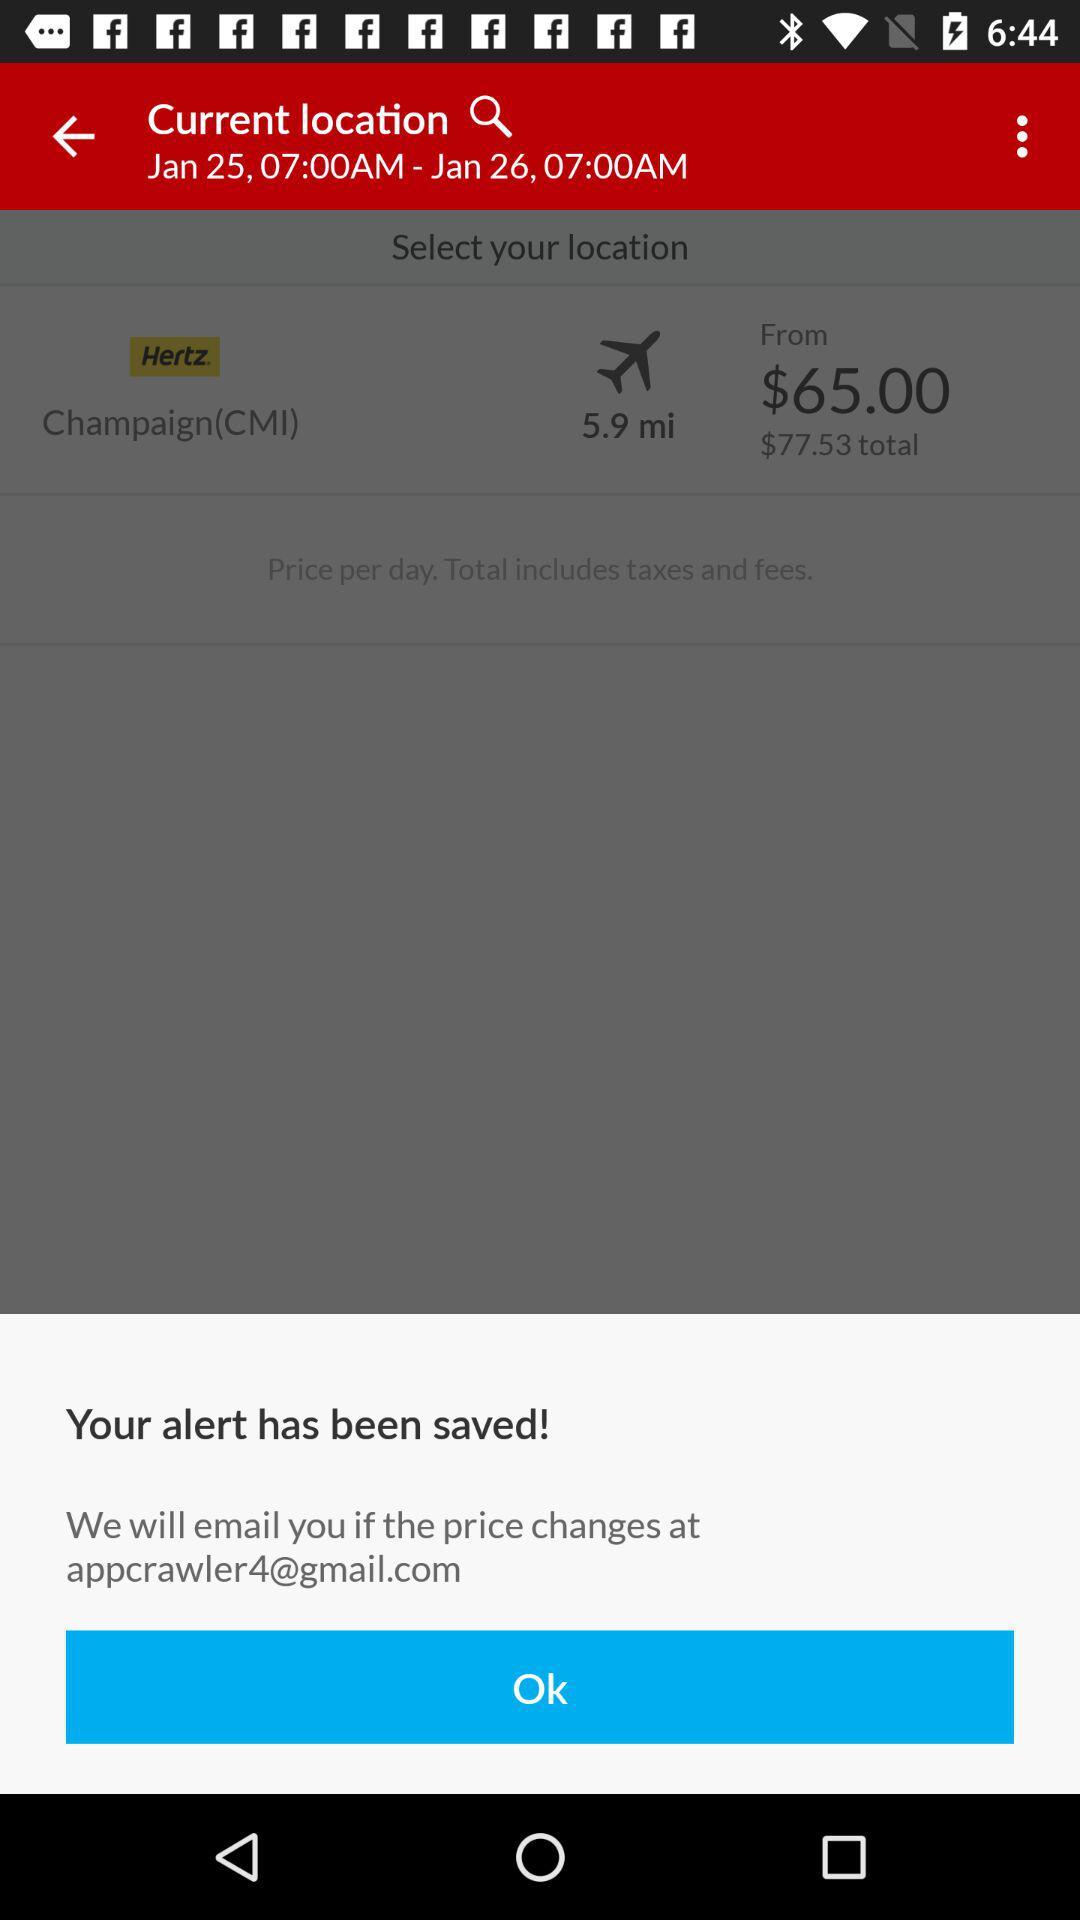 Image resolution: width=1080 pixels, height=1920 pixels. Describe the element at coordinates (627, 422) in the screenshot. I see `item next to the $65.00` at that location.